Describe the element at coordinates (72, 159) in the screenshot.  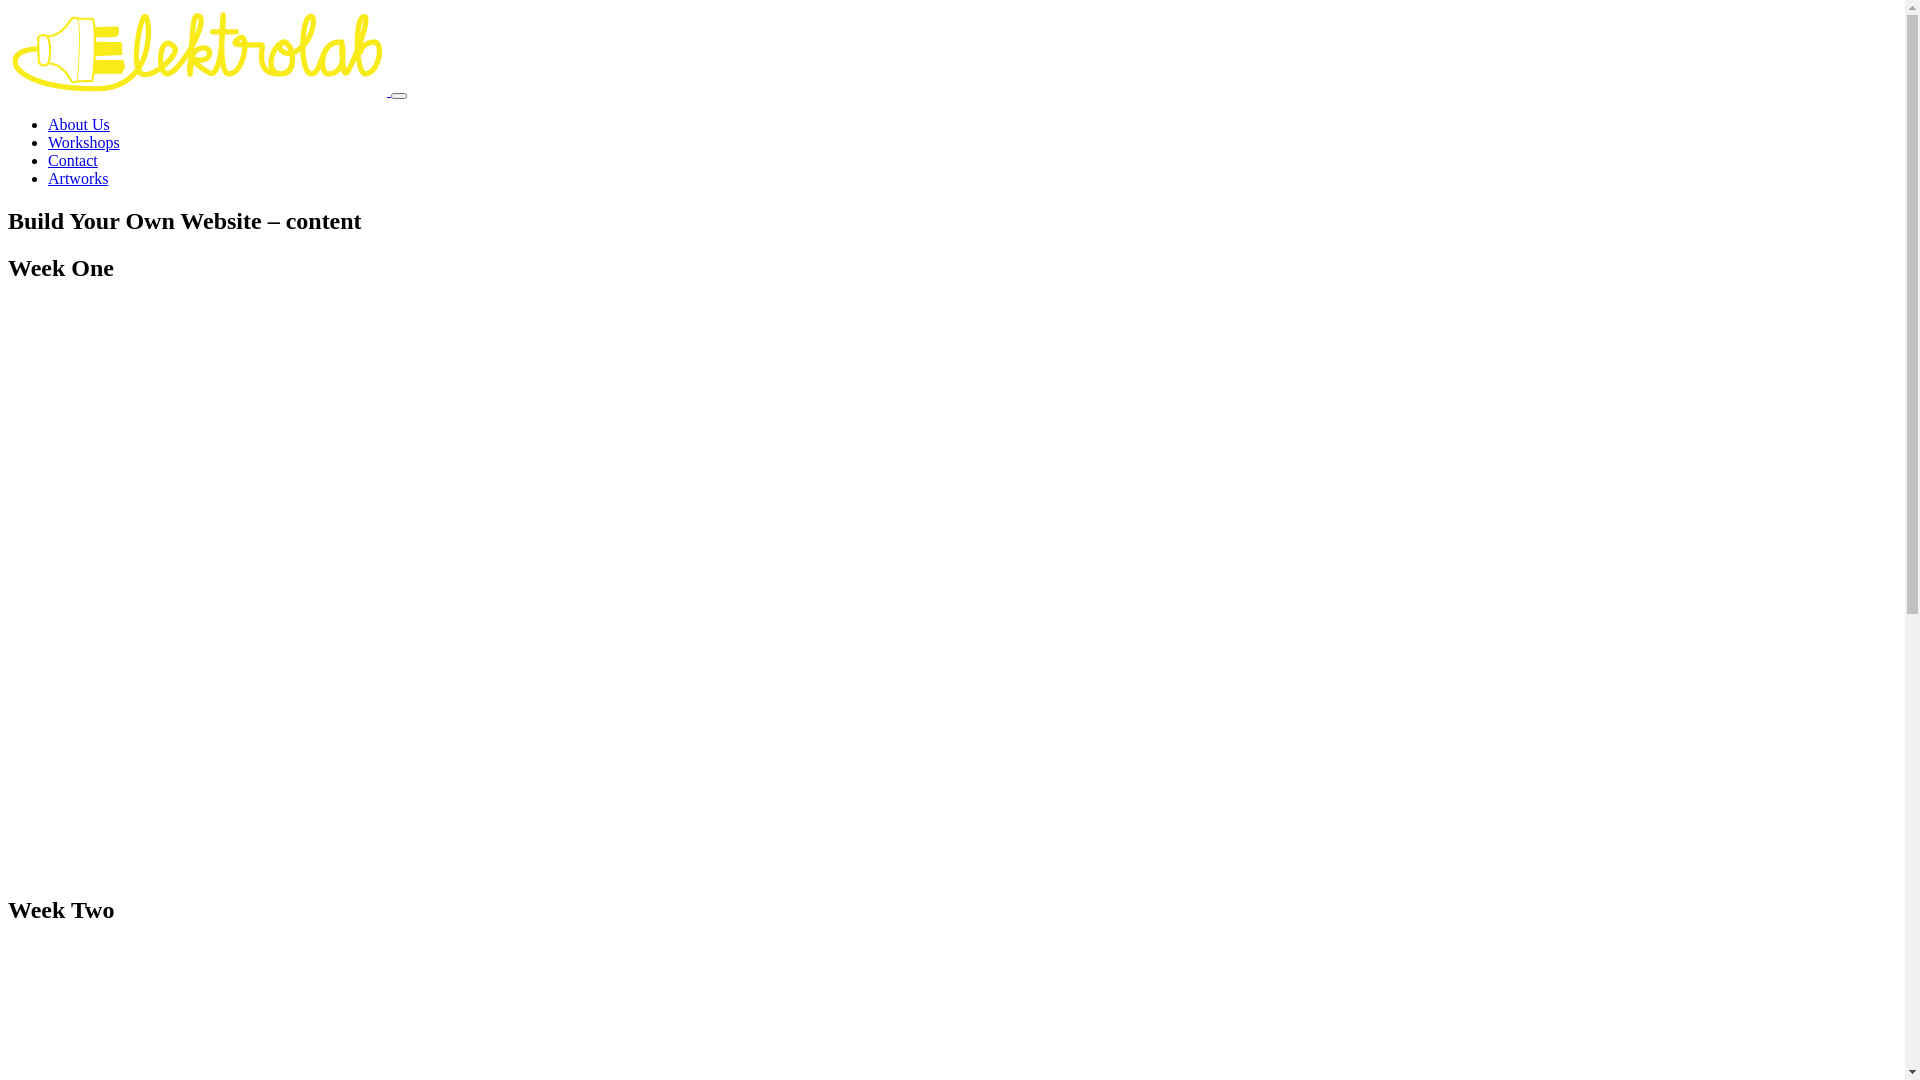
I see `'Contact'` at that location.